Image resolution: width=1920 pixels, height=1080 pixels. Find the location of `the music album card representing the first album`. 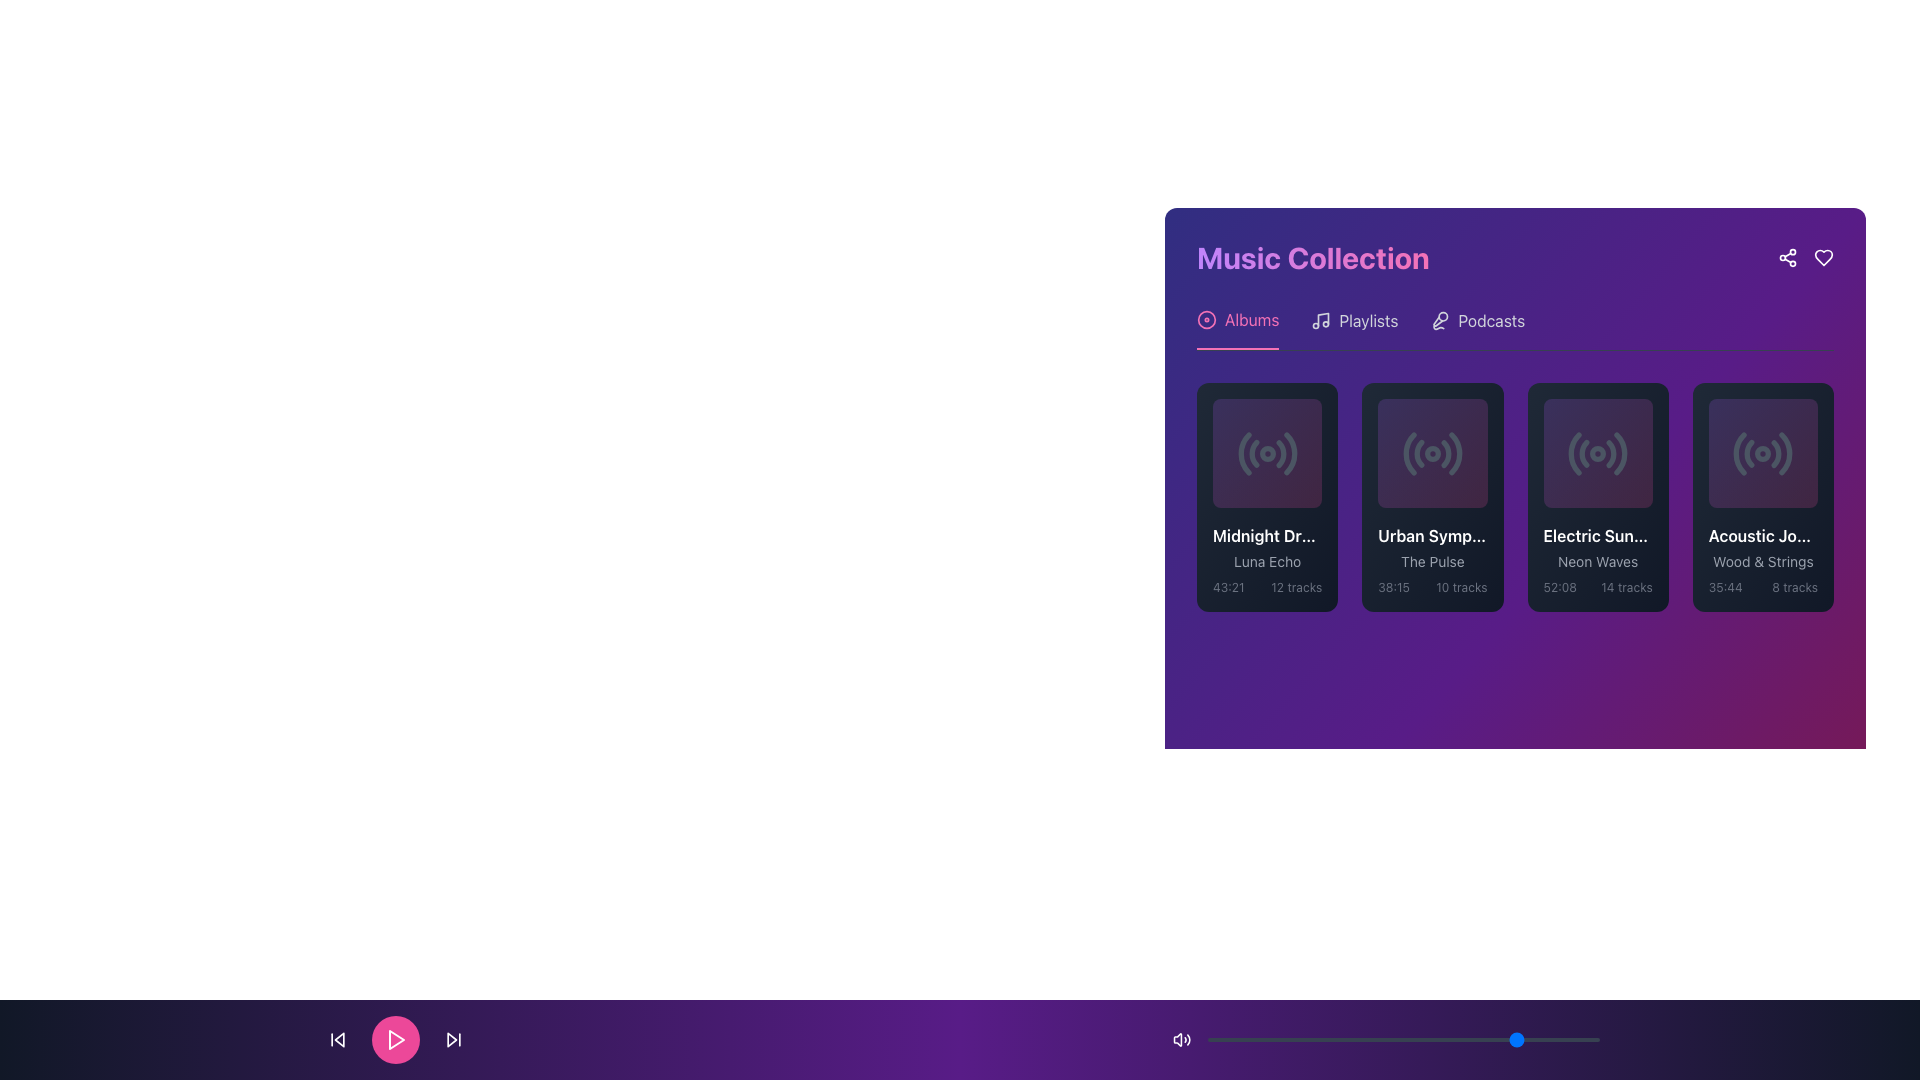

the music album card representing the first album is located at coordinates (1266, 496).